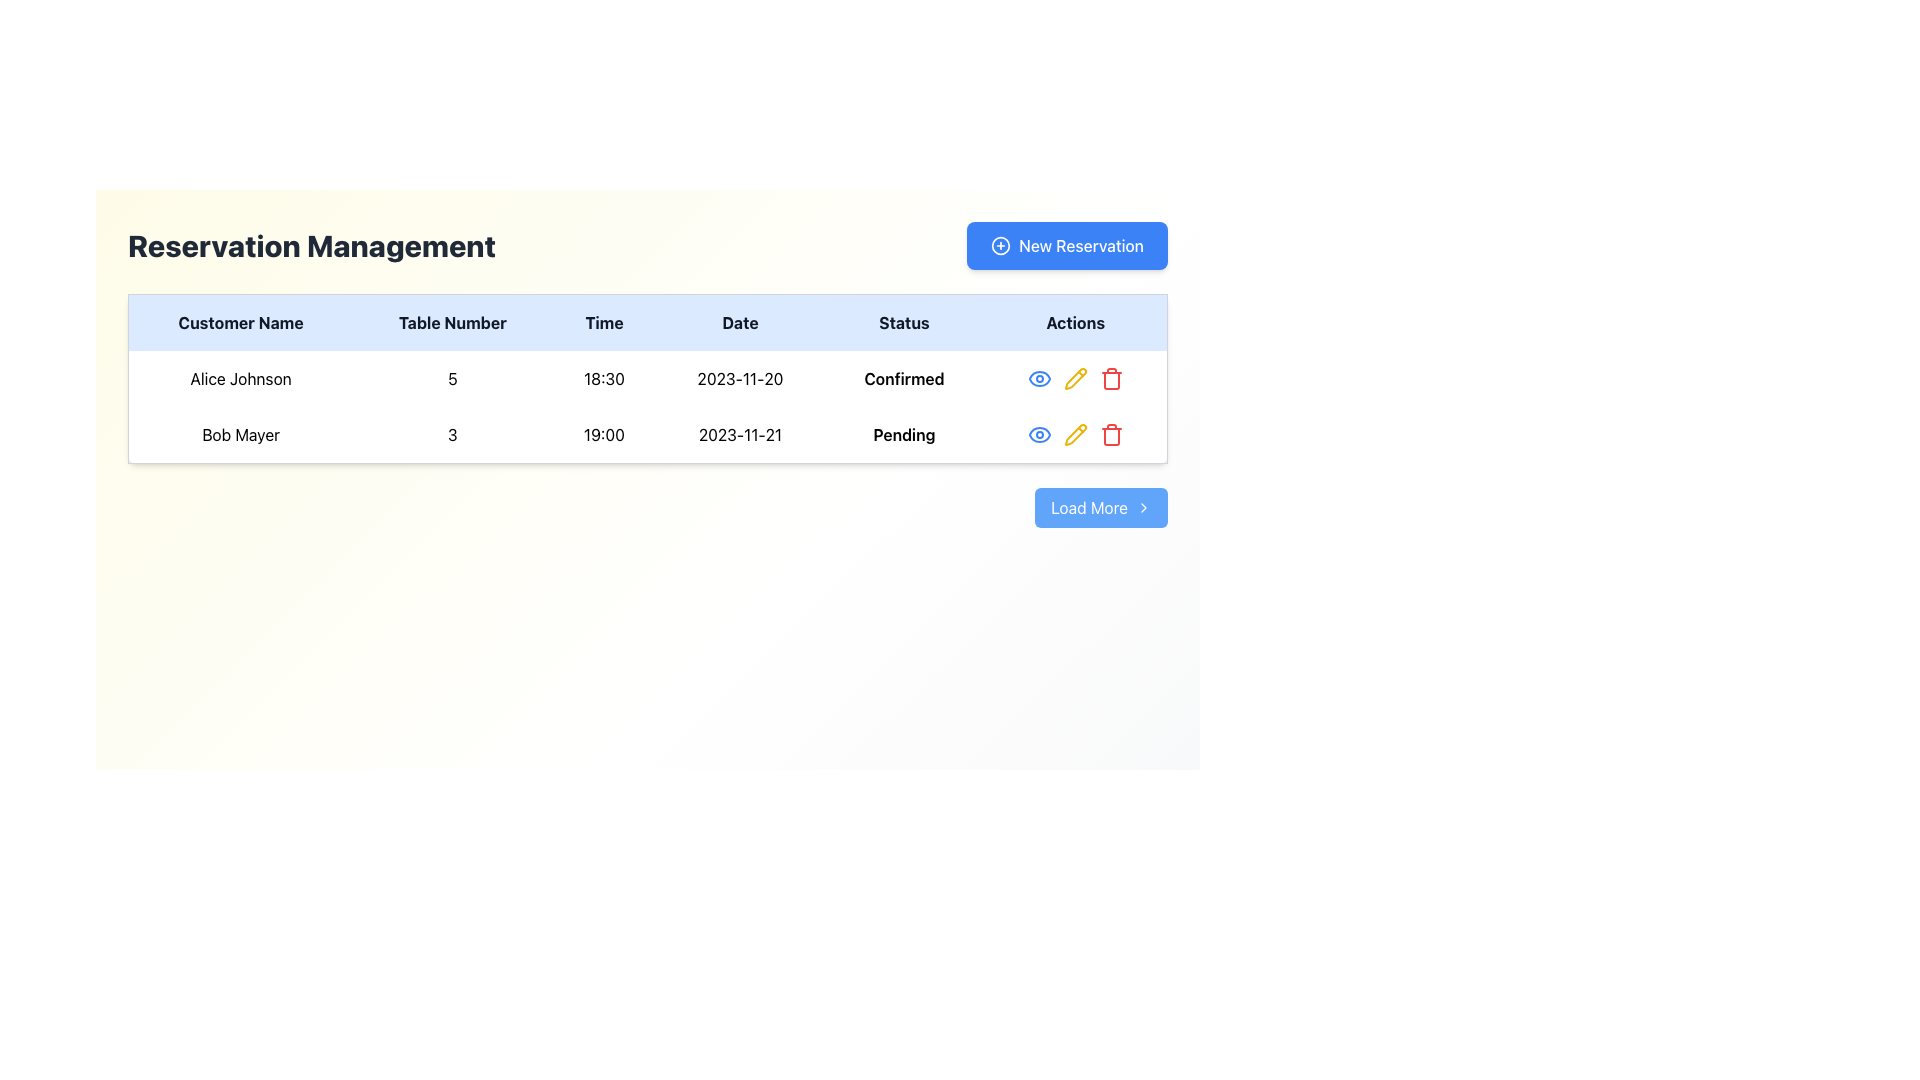  What do you see at coordinates (603, 378) in the screenshot?
I see `the static text label displaying the reservation time in the 'Reservation Management' table, located in the third column of the first data row` at bounding box center [603, 378].